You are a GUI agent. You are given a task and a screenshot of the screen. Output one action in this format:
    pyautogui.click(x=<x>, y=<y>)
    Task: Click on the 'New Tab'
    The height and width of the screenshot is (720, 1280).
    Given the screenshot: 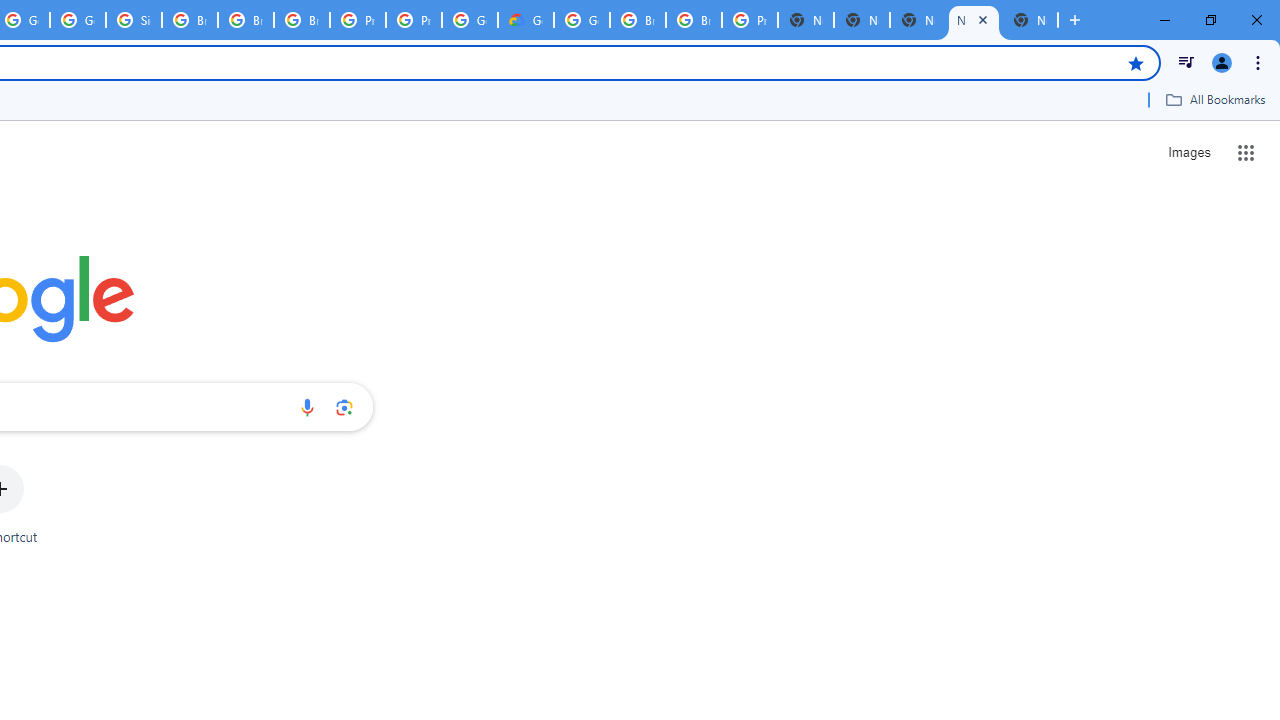 What is the action you would take?
    pyautogui.click(x=1030, y=20)
    